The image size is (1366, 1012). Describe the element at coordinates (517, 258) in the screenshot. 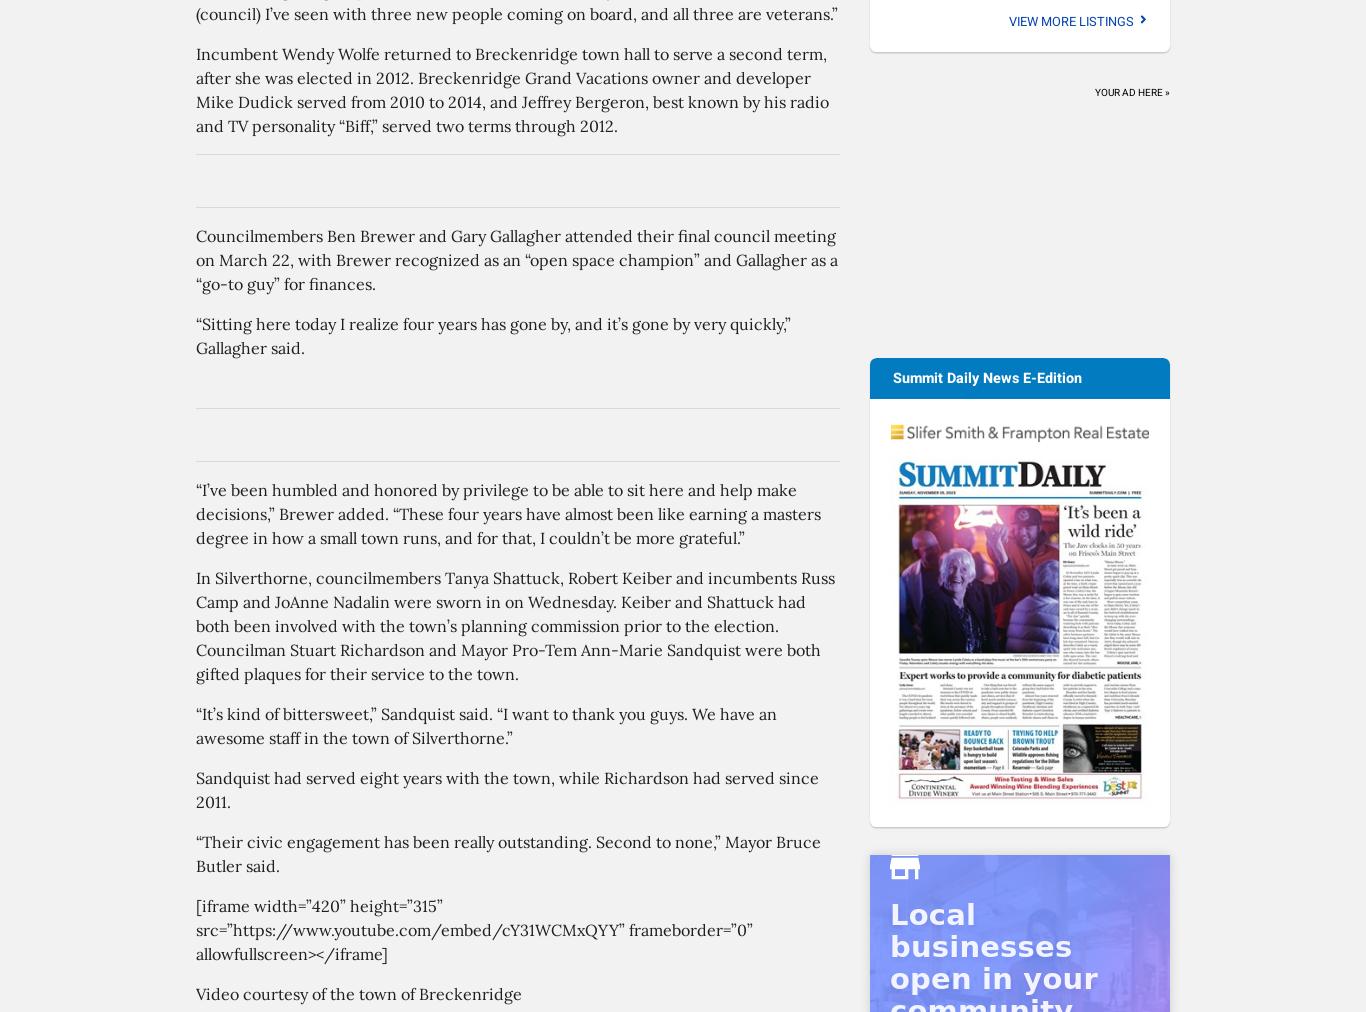

I see `'Councilmembers Ben Brewer and Gary Gallagher attended their final council meeting on March 22, with Brewer recognized as an “open space champion” and Gallagher as a “go-to guy” for finances.'` at that location.